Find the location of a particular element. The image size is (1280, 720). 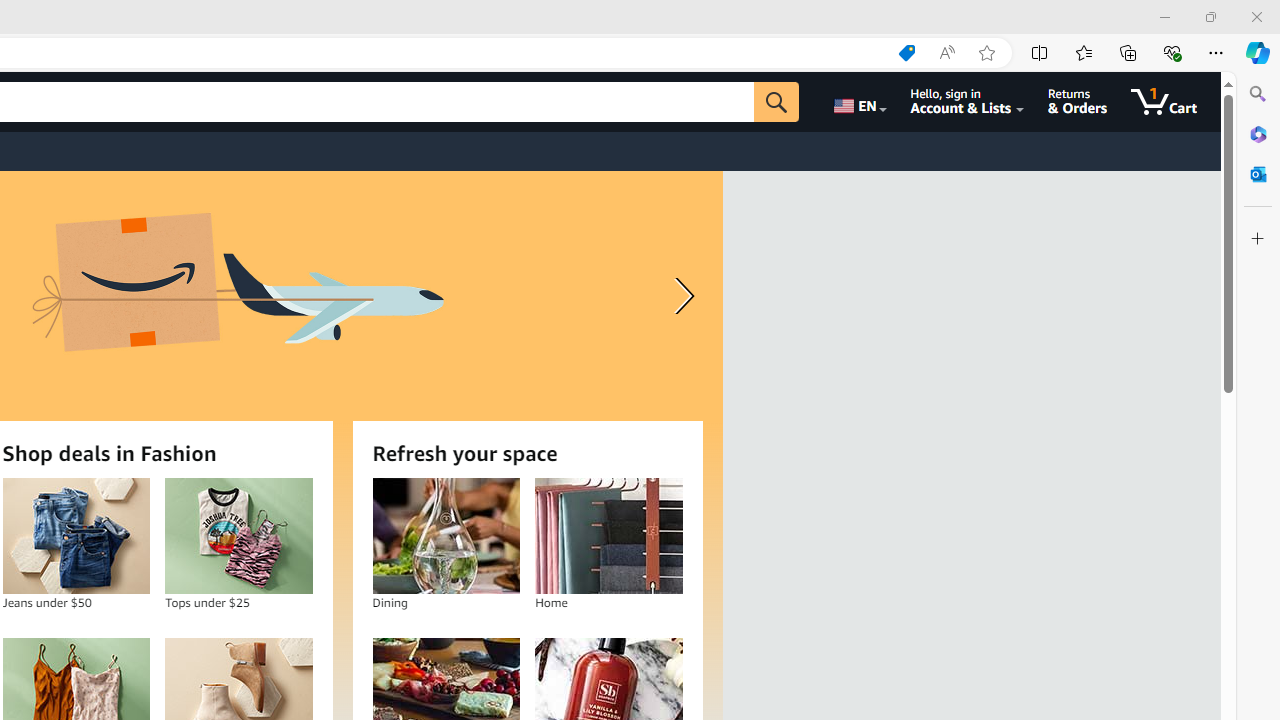

'Microsoft 365' is located at coordinates (1257, 133).